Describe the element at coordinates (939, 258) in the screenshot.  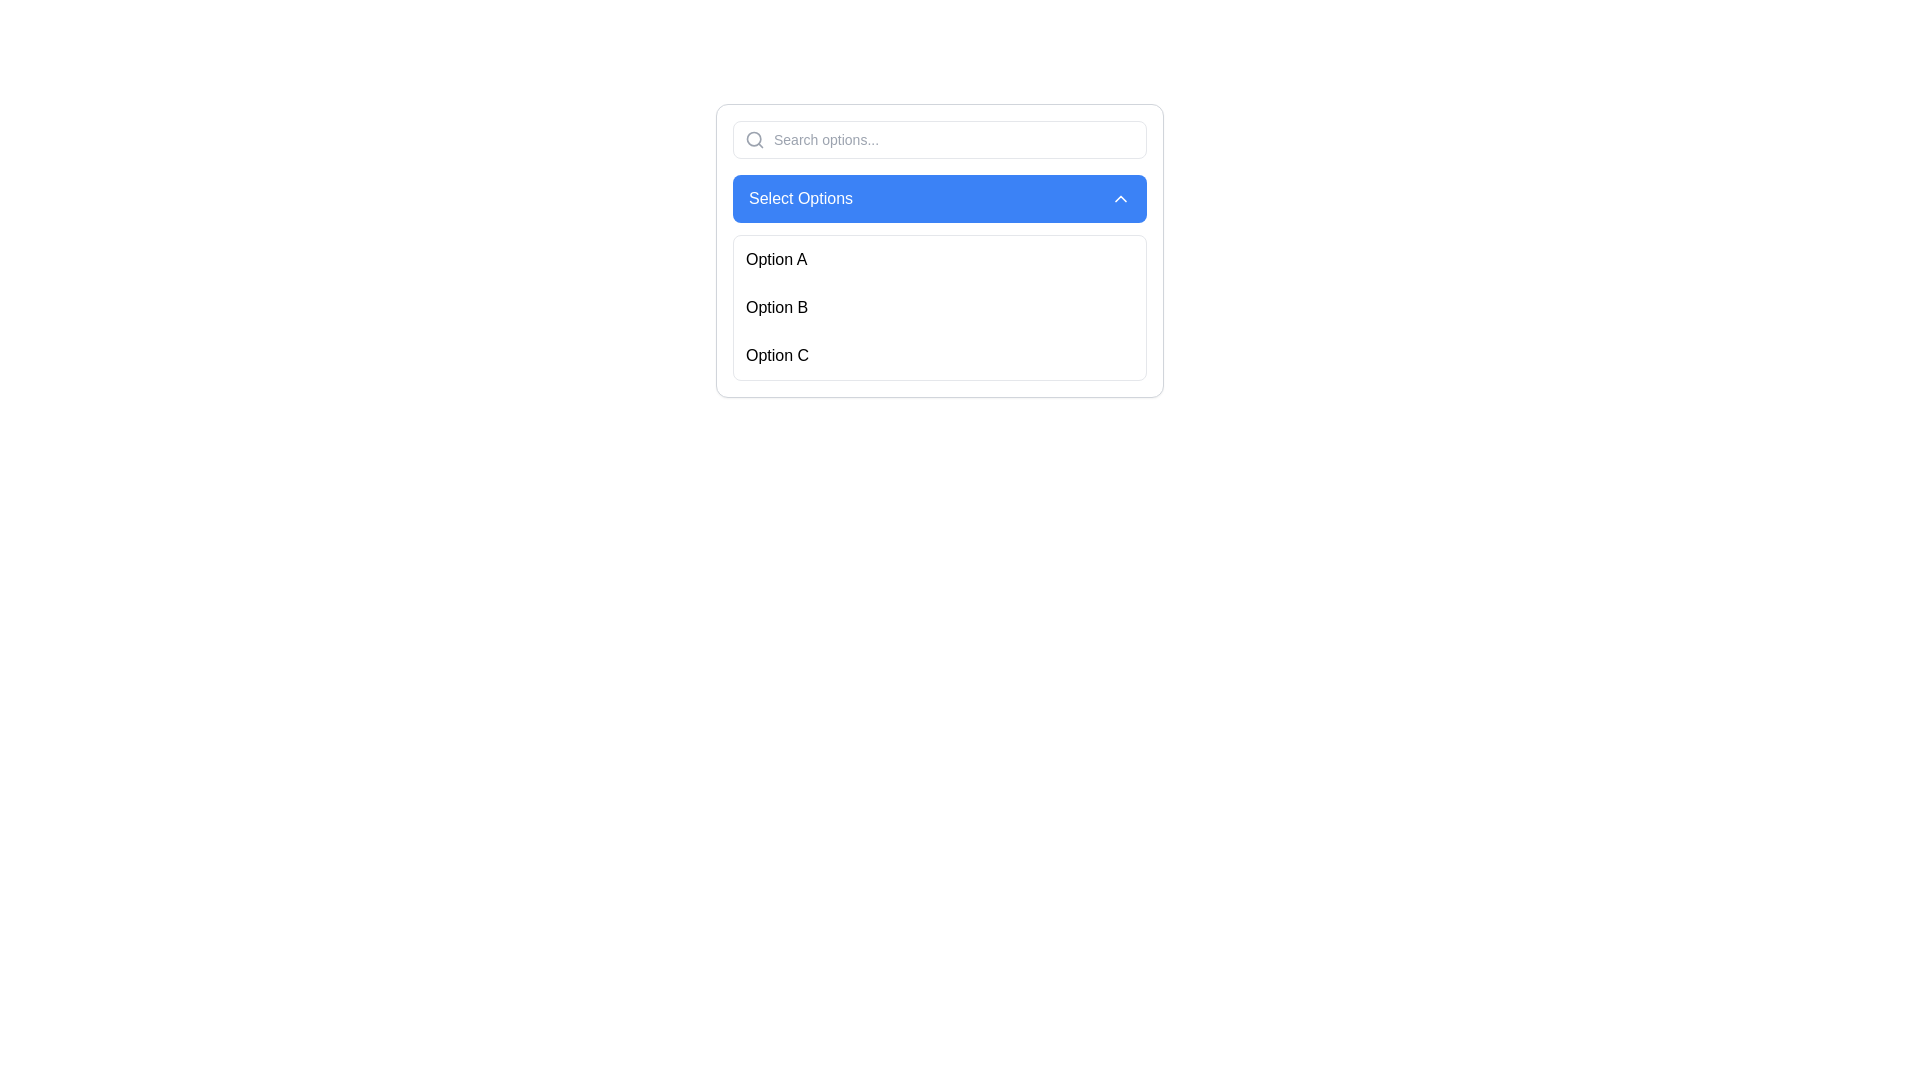
I see `the first selectable option element labeled 'Option A' in the dropdown menu` at that location.